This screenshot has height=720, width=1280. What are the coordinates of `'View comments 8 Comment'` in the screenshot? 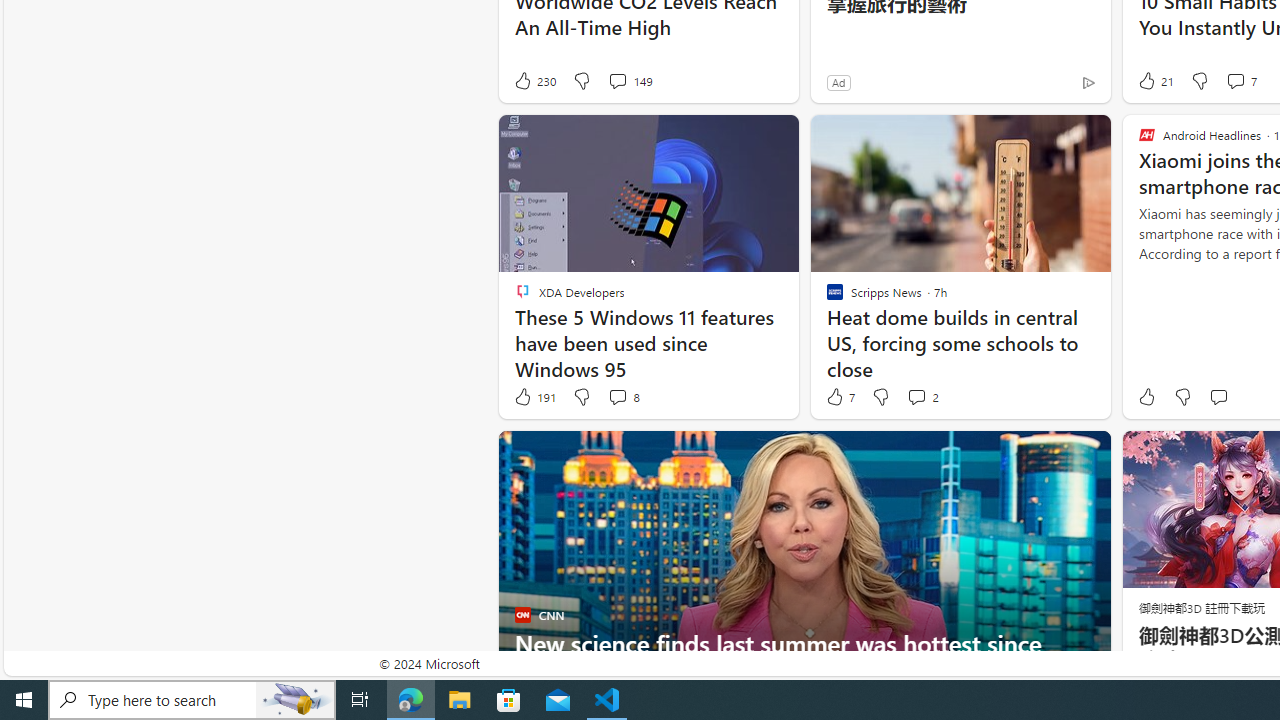 It's located at (622, 397).